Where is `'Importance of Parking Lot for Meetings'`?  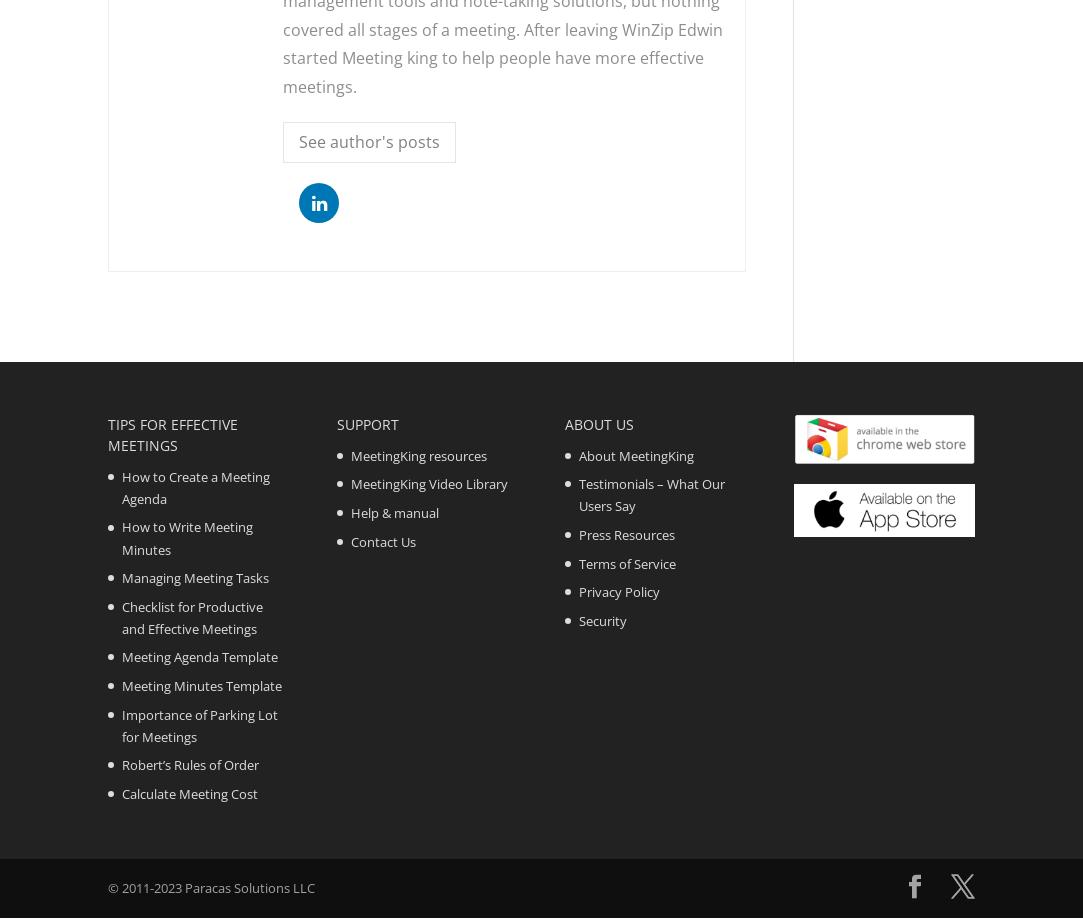
'Importance of Parking Lot for Meetings' is located at coordinates (199, 723).